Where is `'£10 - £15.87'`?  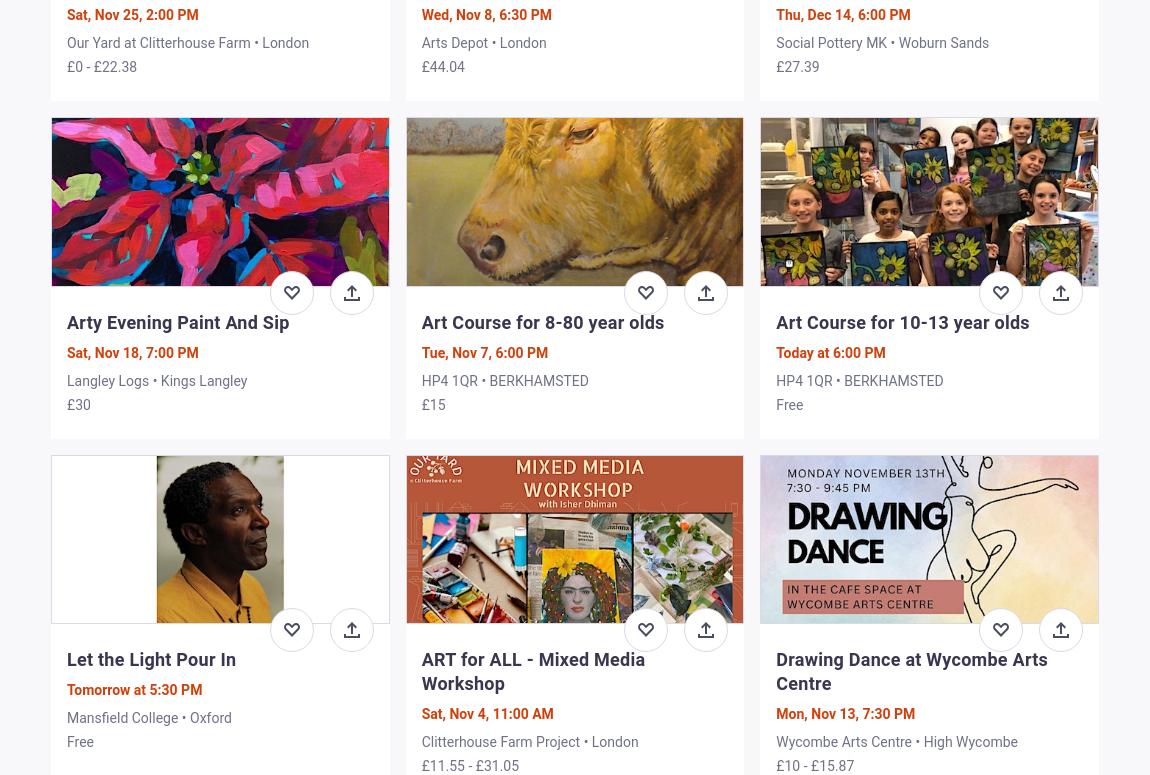
'£10 - £15.87' is located at coordinates (814, 764).